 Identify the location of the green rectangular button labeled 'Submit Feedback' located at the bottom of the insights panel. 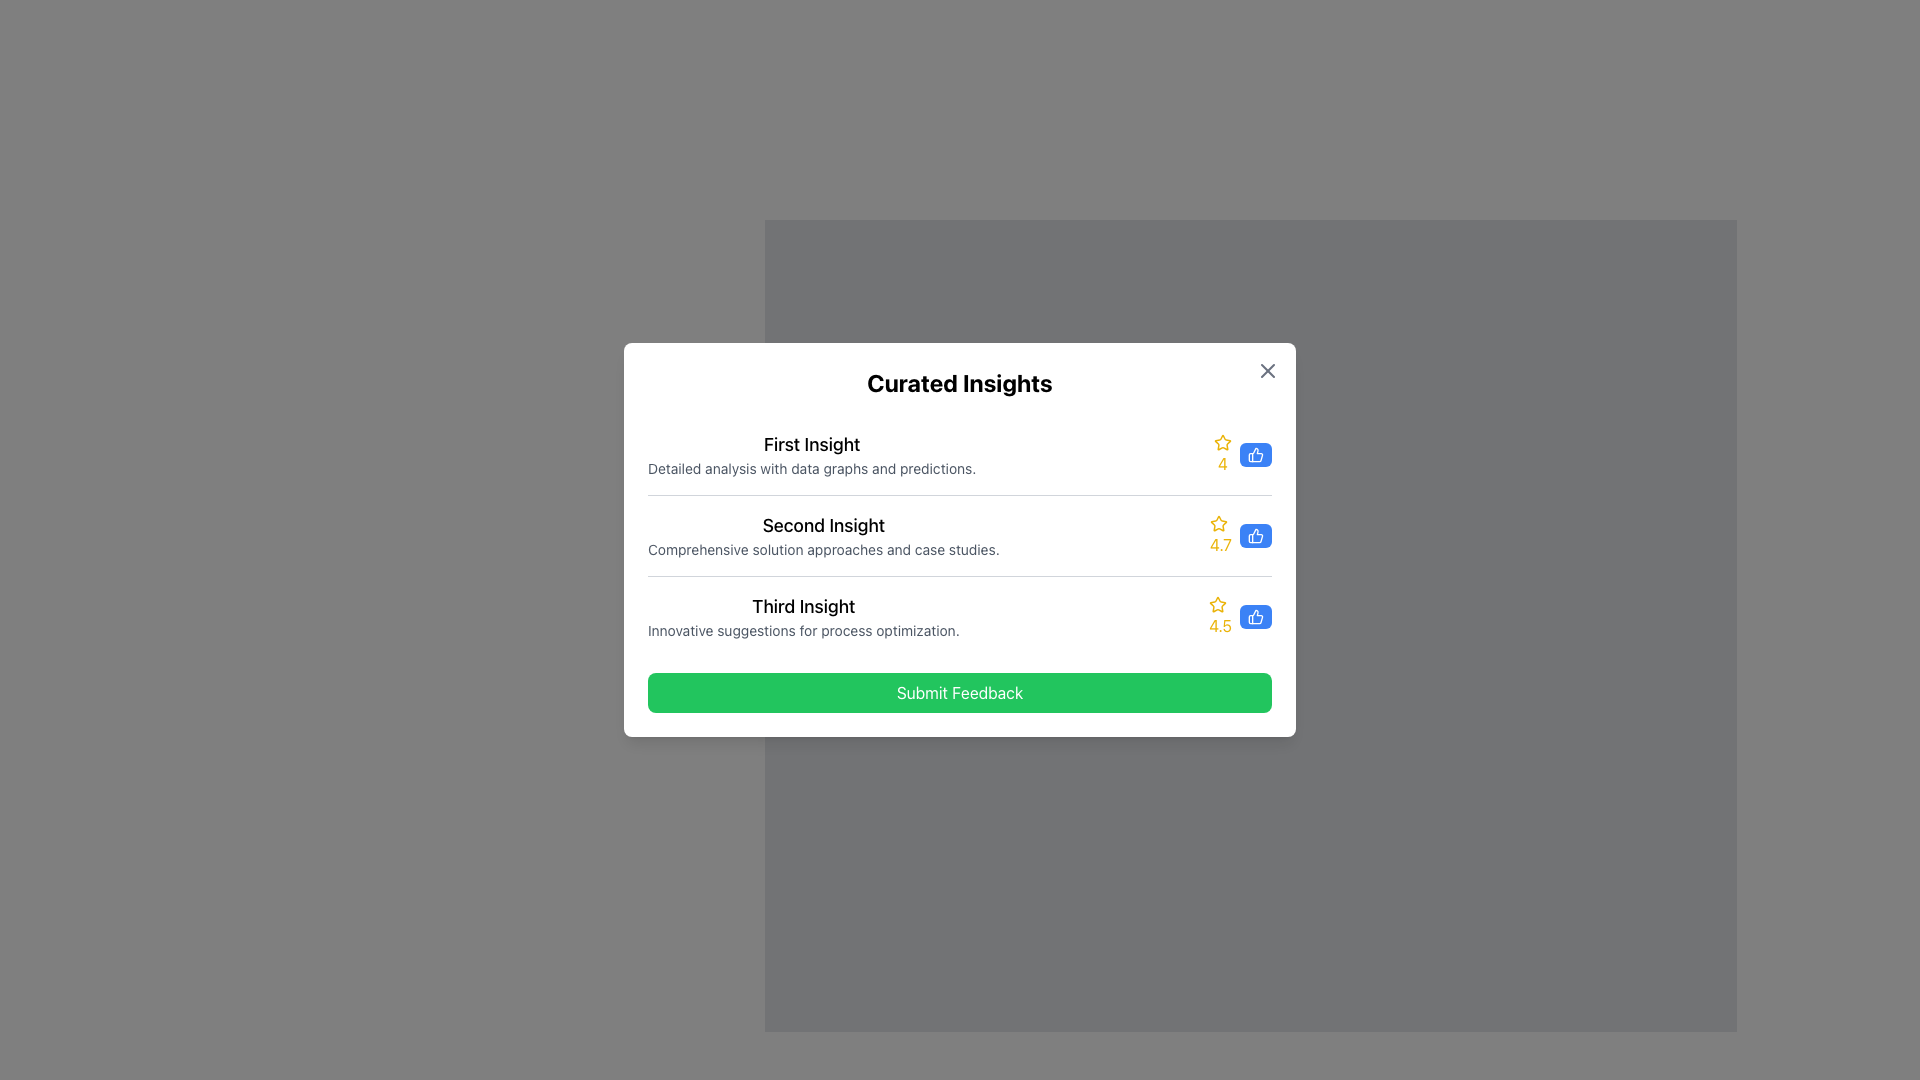
(960, 692).